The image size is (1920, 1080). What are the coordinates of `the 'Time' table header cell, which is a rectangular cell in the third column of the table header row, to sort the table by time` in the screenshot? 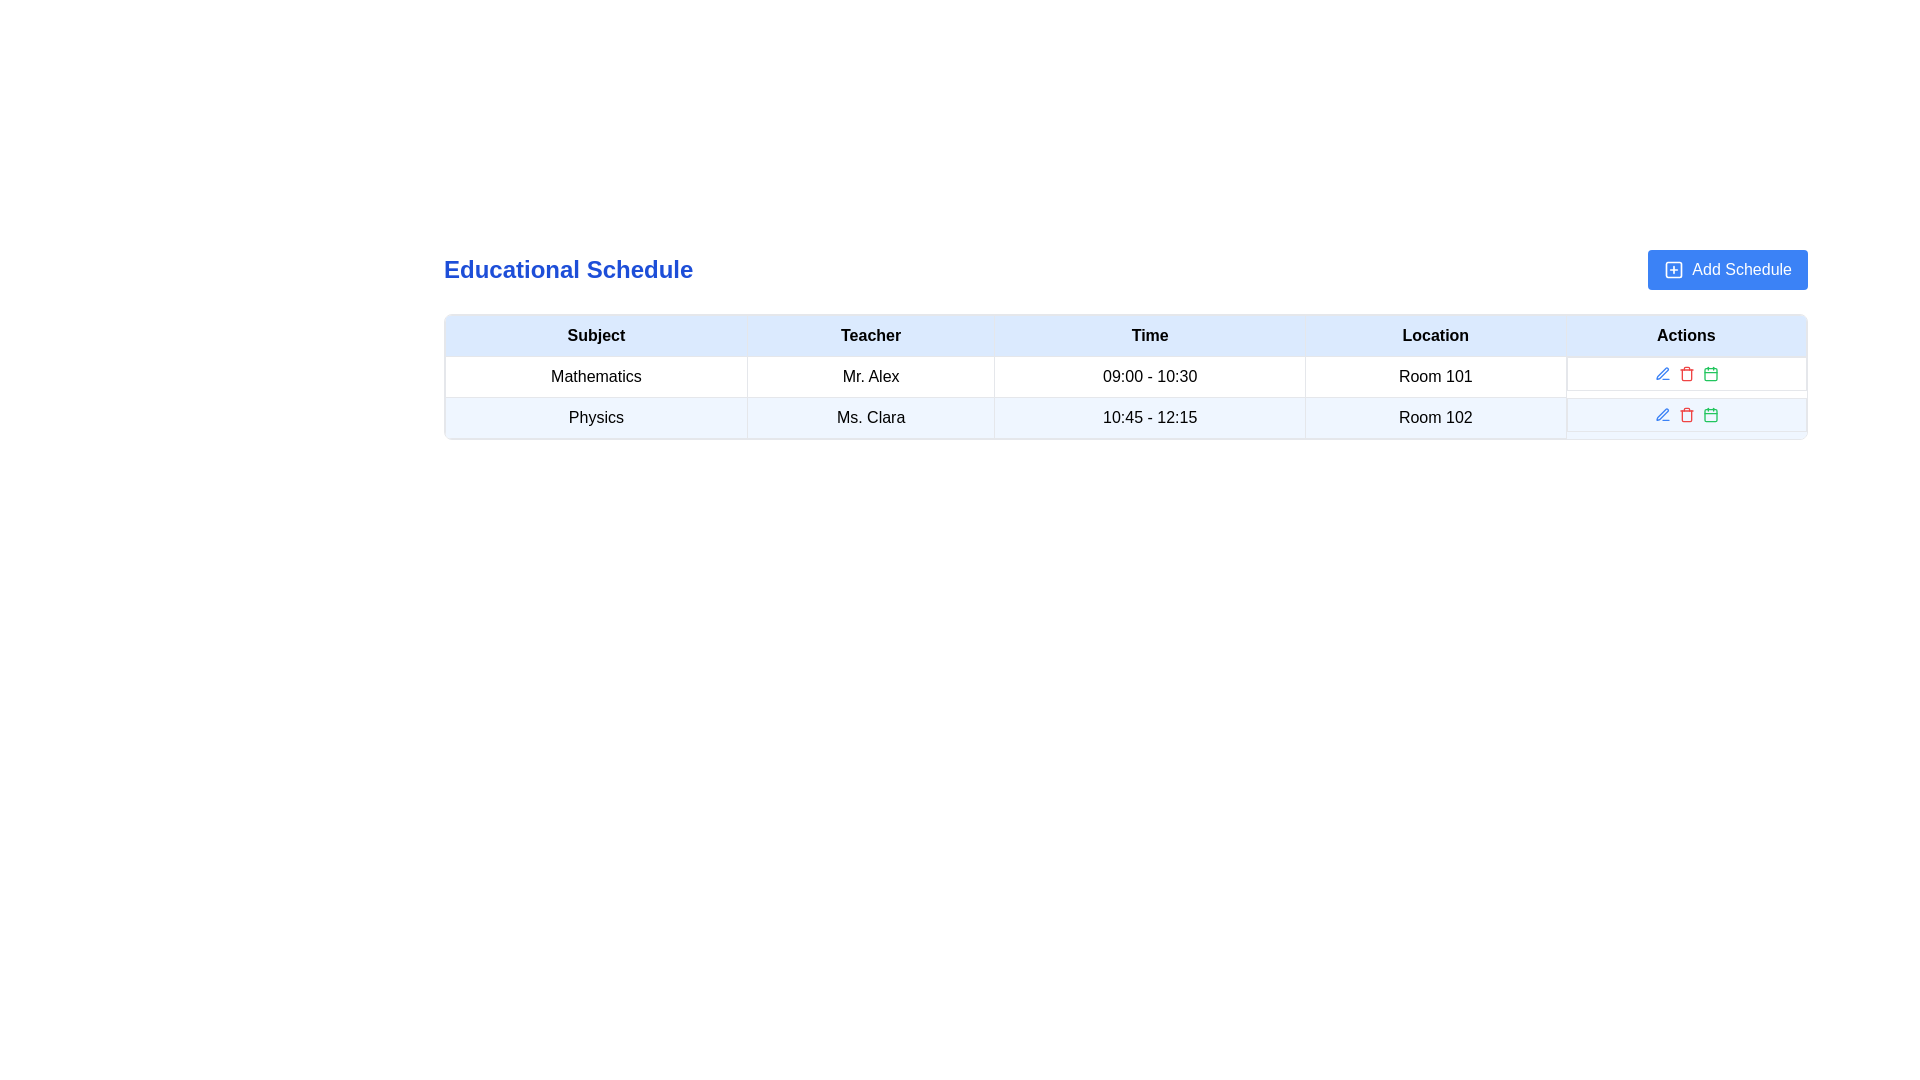 It's located at (1126, 334).